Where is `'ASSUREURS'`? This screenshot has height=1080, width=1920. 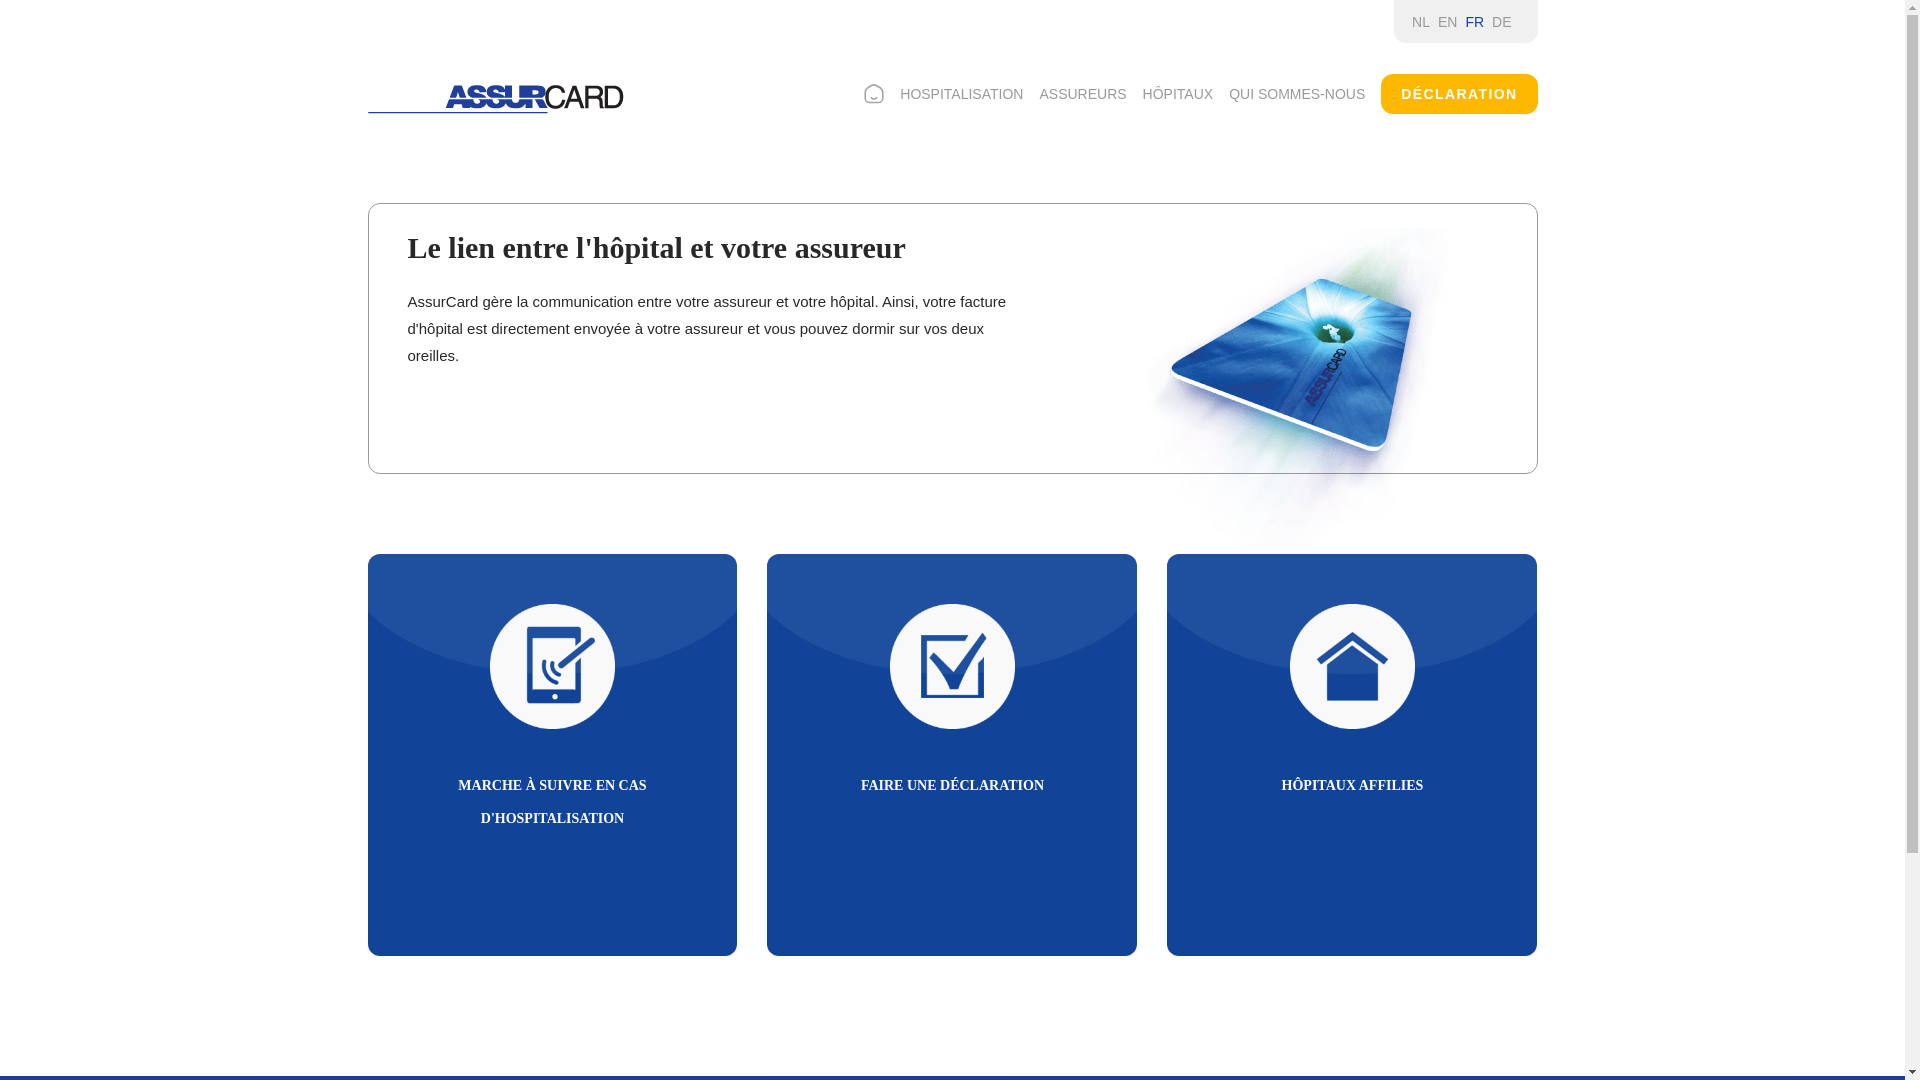 'ASSUREURS' is located at coordinates (1081, 93).